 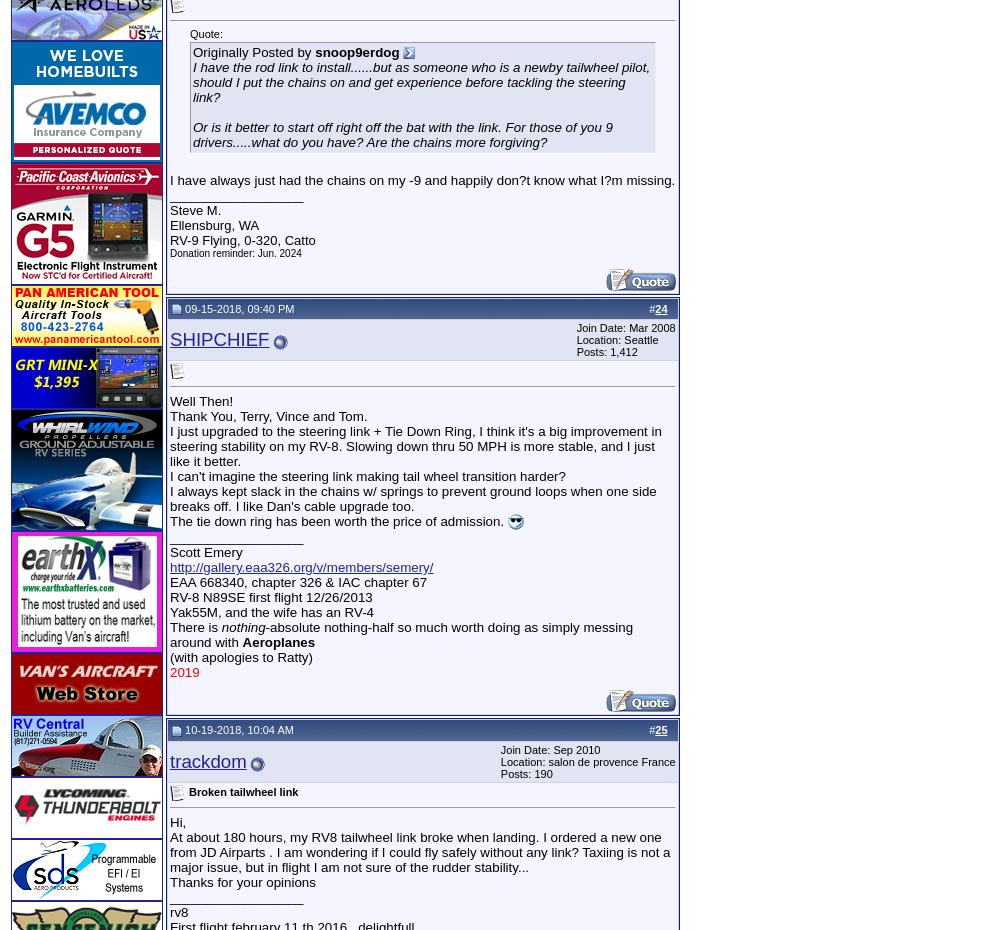 What do you see at coordinates (298, 582) in the screenshot?
I see `'EAA 668340, chapter 326 & IAC chapter 67'` at bounding box center [298, 582].